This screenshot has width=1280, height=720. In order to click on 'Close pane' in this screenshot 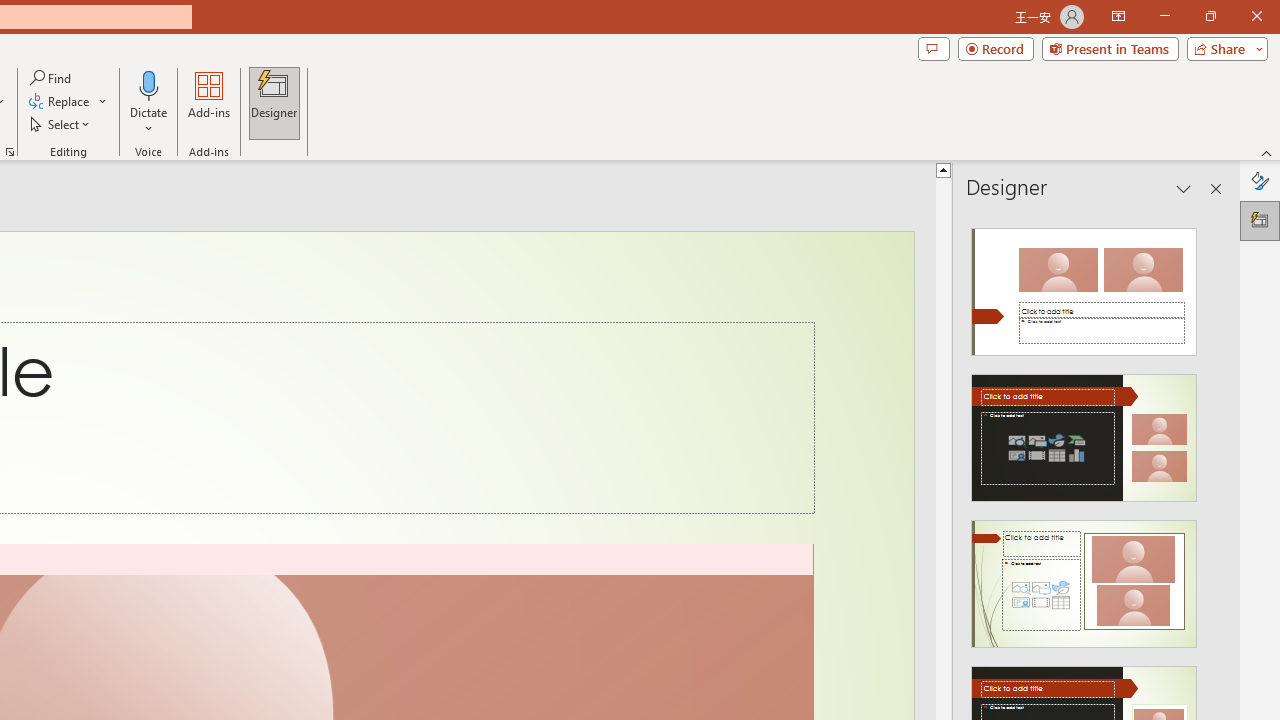, I will do `click(1215, 189)`.